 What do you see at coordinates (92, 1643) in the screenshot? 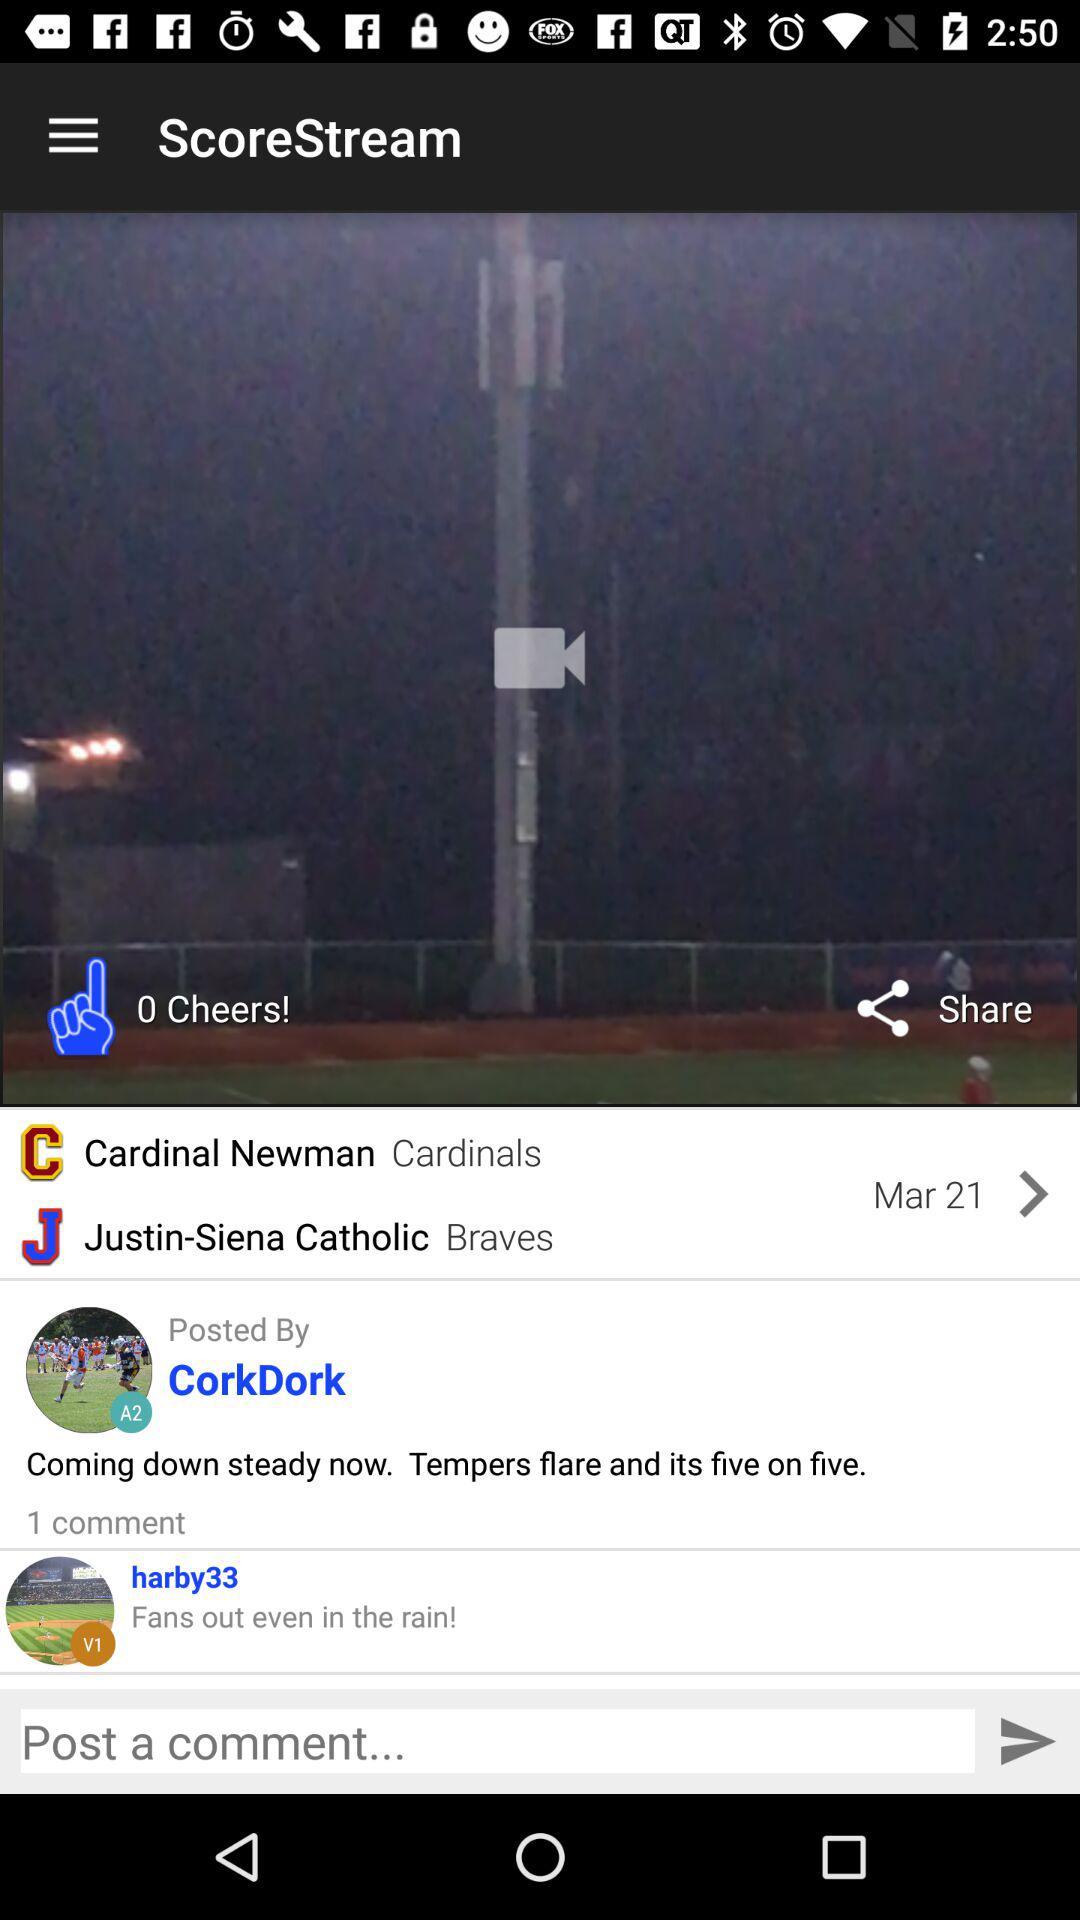
I see `v1` at bounding box center [92, 1643].